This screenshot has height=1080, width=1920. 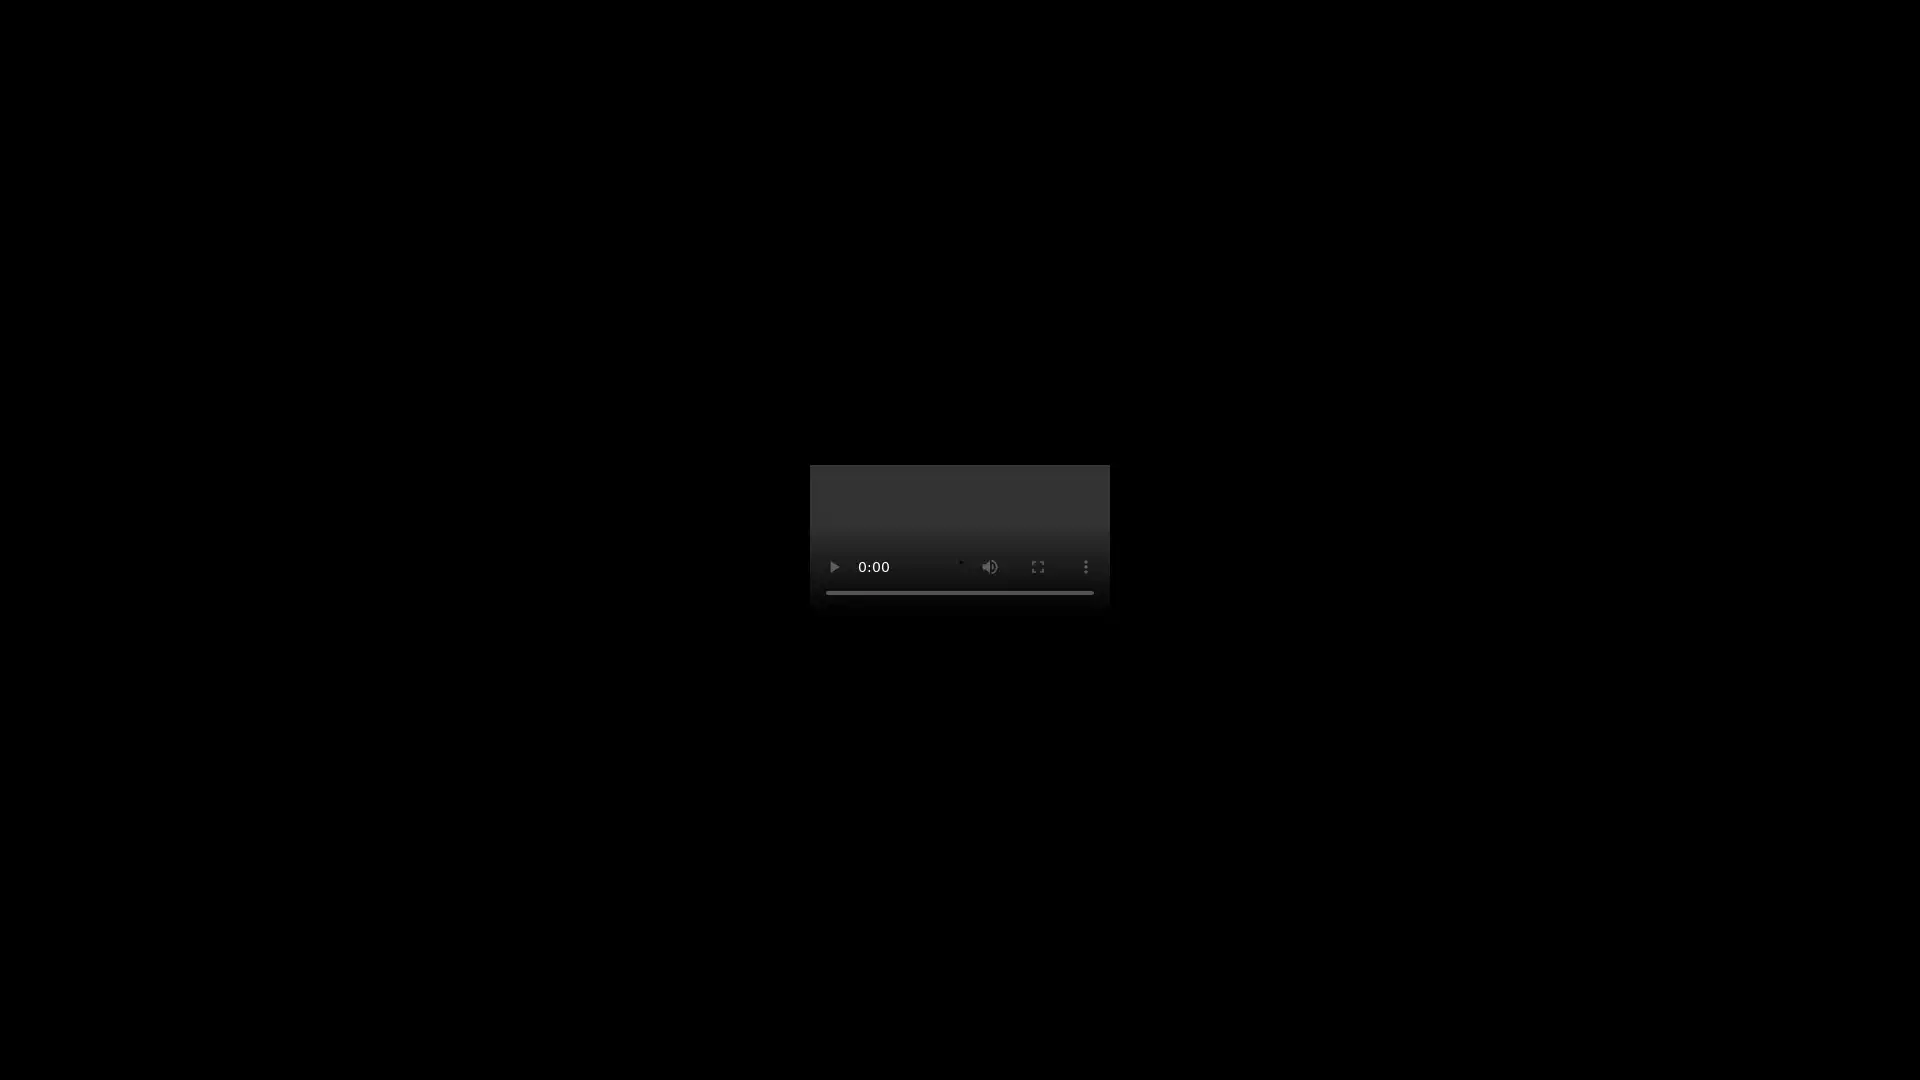 What do you see at coordinates (834, 567) in the screenshot?
I see `play` at bounding box center [834, 567].